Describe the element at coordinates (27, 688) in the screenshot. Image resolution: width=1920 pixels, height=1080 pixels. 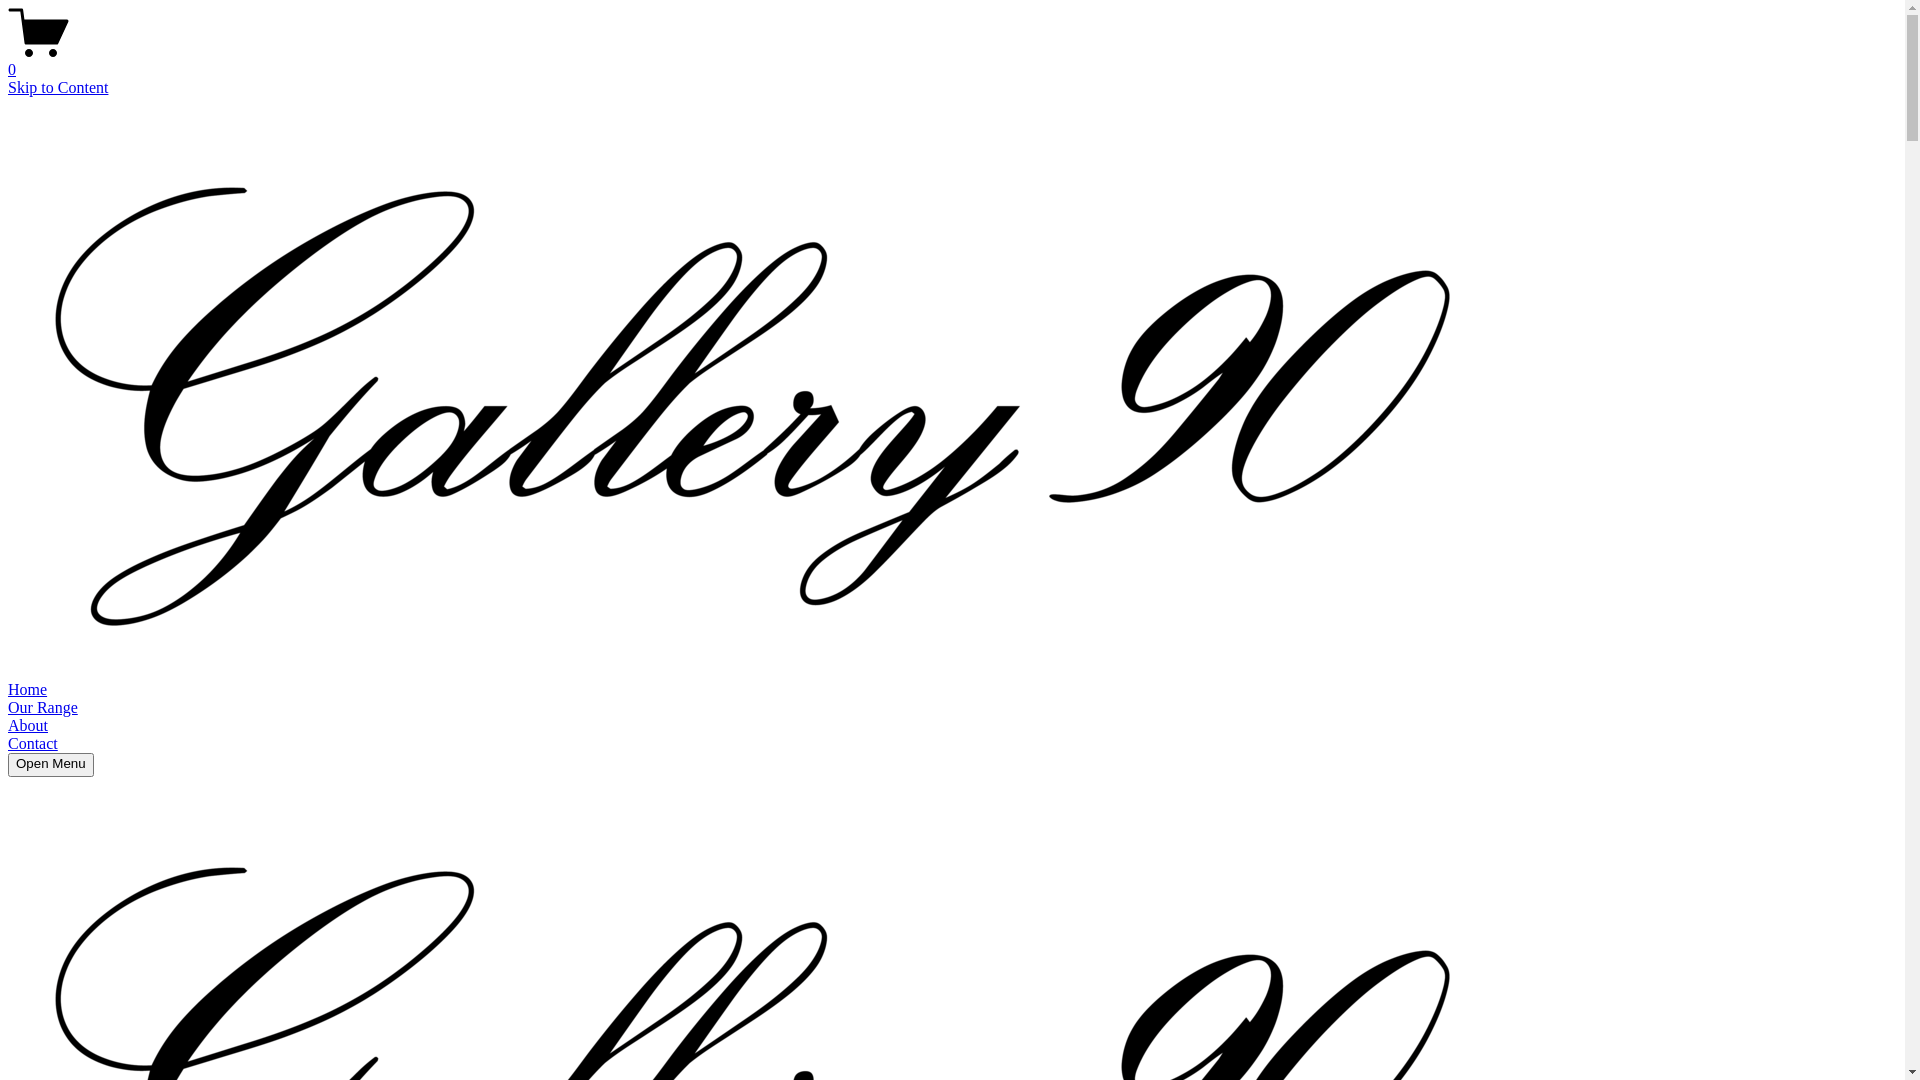
I see `'Home'` at that location.